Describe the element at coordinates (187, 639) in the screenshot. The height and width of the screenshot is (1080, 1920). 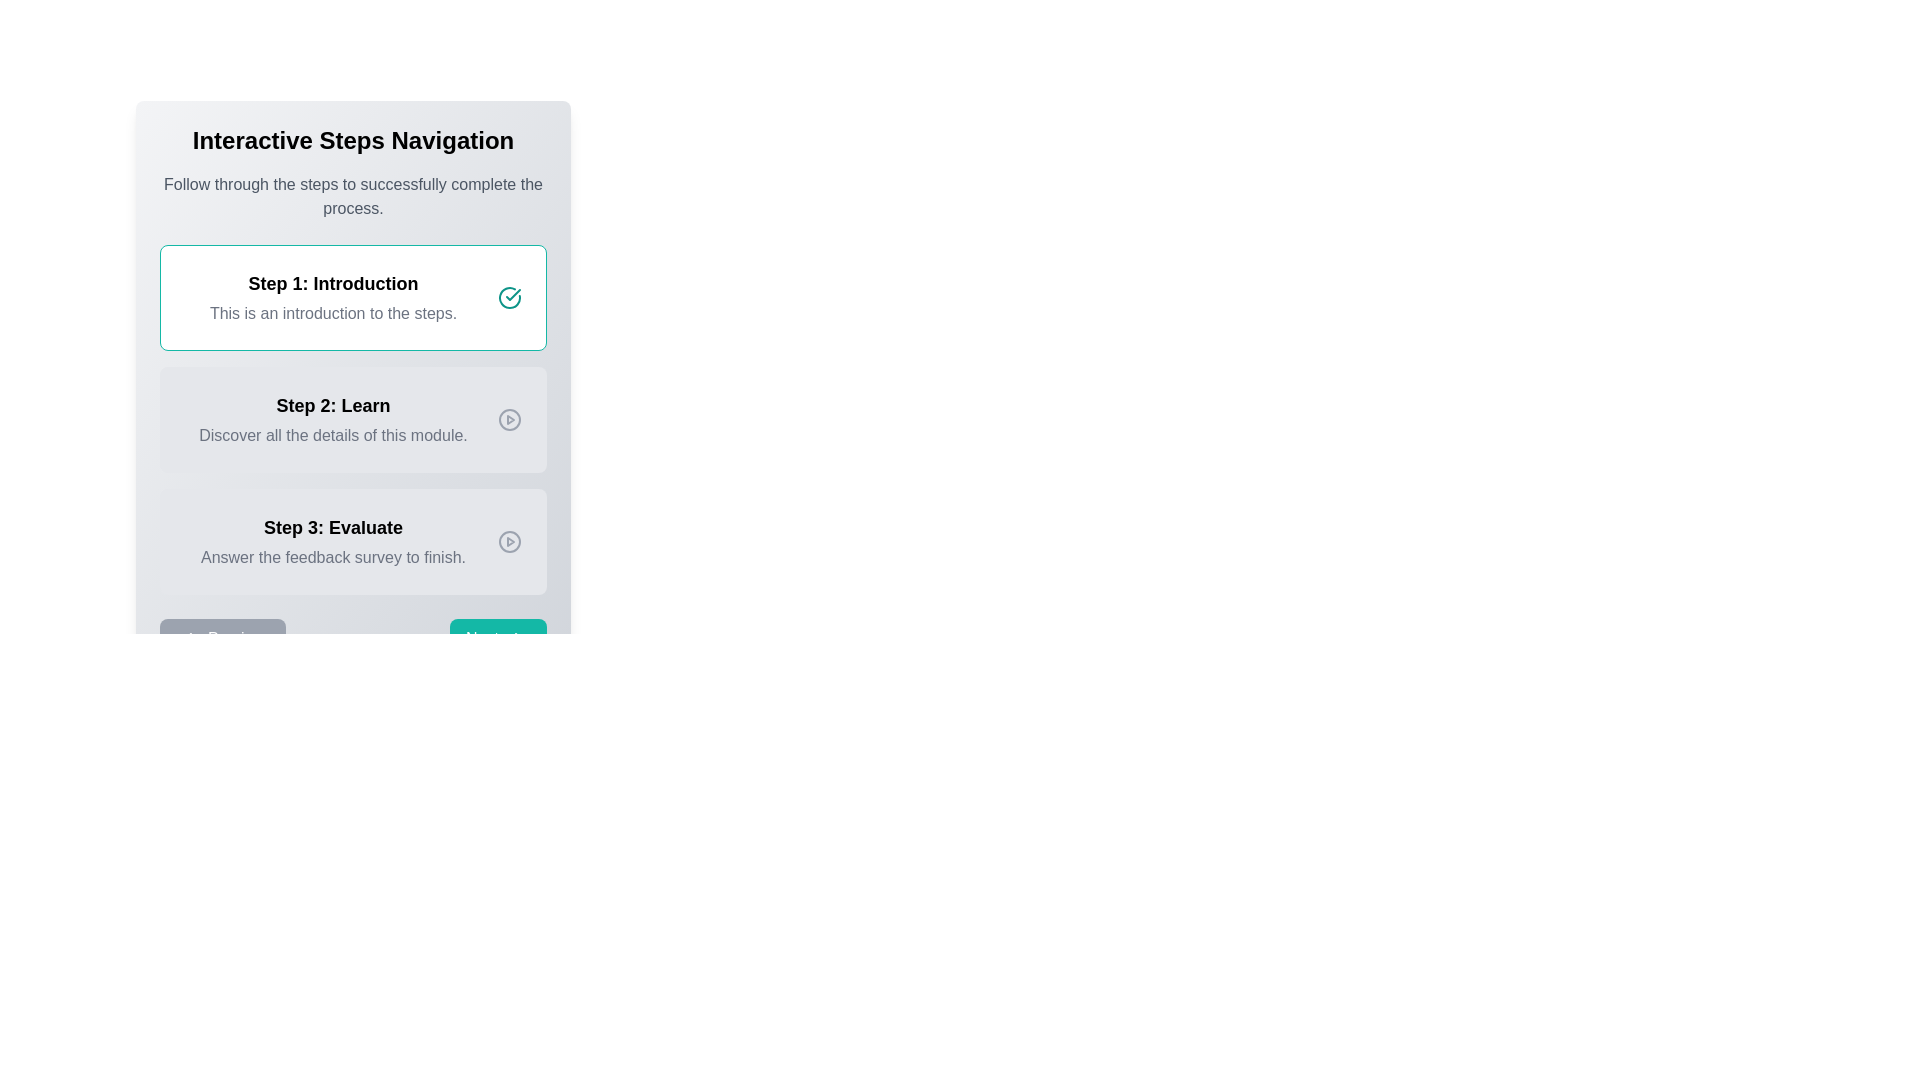
I see `the backward navigation icon located at the far left of the 'Previous' button in the bottom-left part of the interface` at that location.